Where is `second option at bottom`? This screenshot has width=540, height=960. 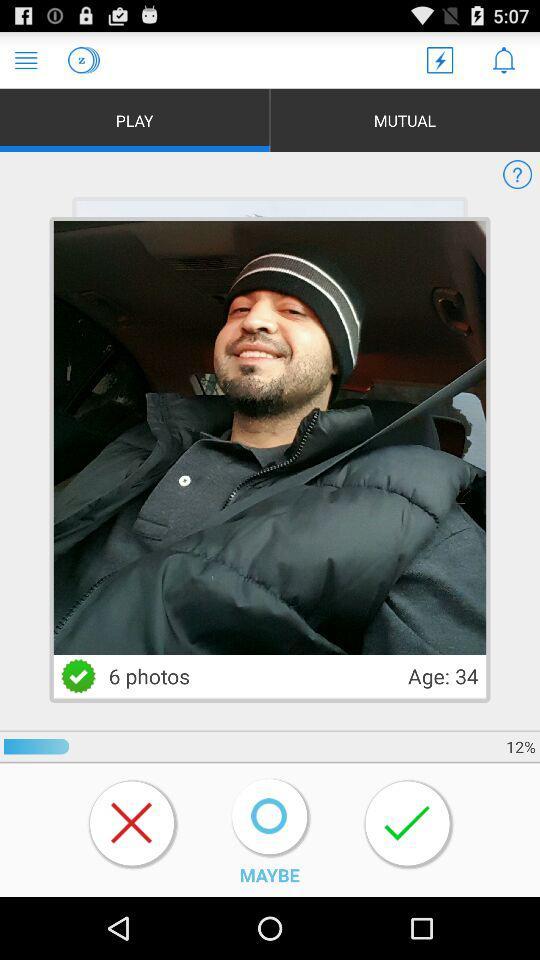
second option at bottom is located at coordinates (270, 818).